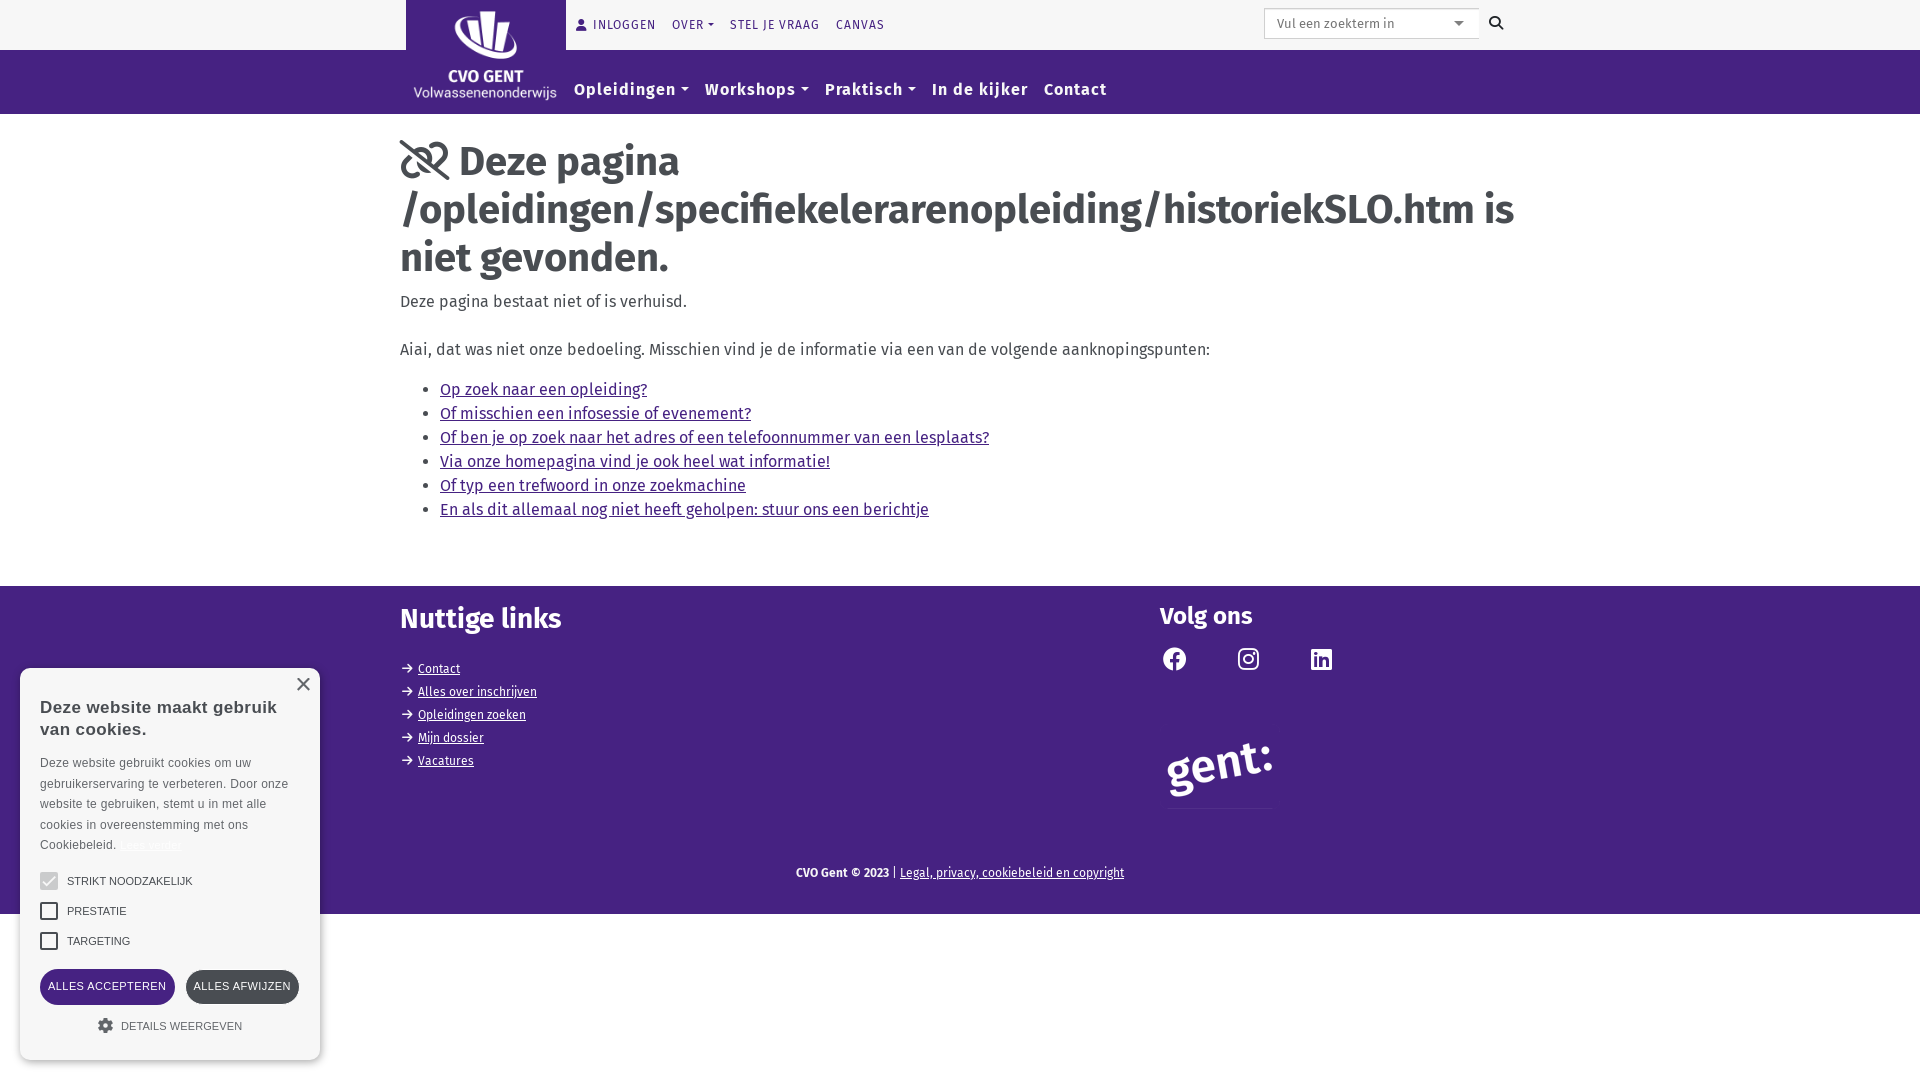 The image size is (1920, 1080). Describe the element at coordinates (1320, 663) in the screenshot. I see `'CVO Gent op linkedin'` at that location.